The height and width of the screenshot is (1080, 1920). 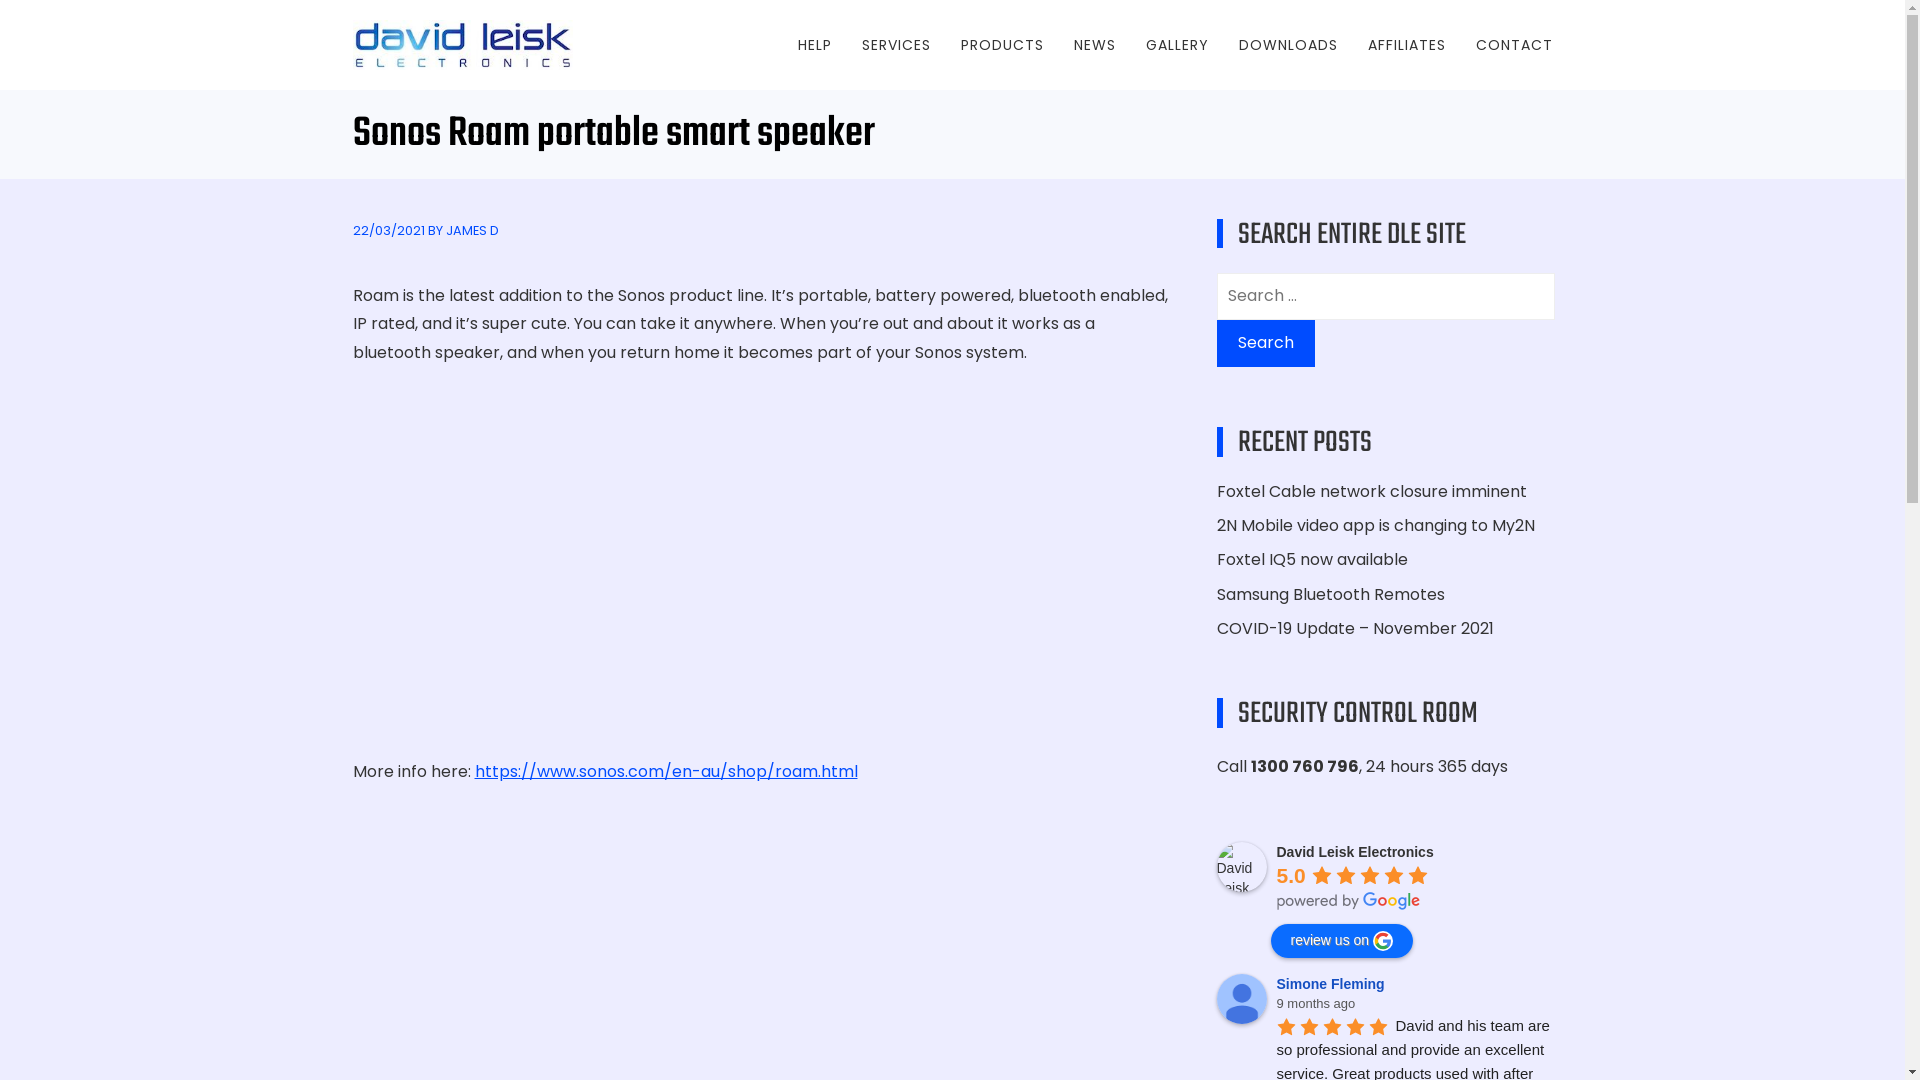 I want to click on 'Foxtel IQ5 now available', so click(x=1311, y=559).